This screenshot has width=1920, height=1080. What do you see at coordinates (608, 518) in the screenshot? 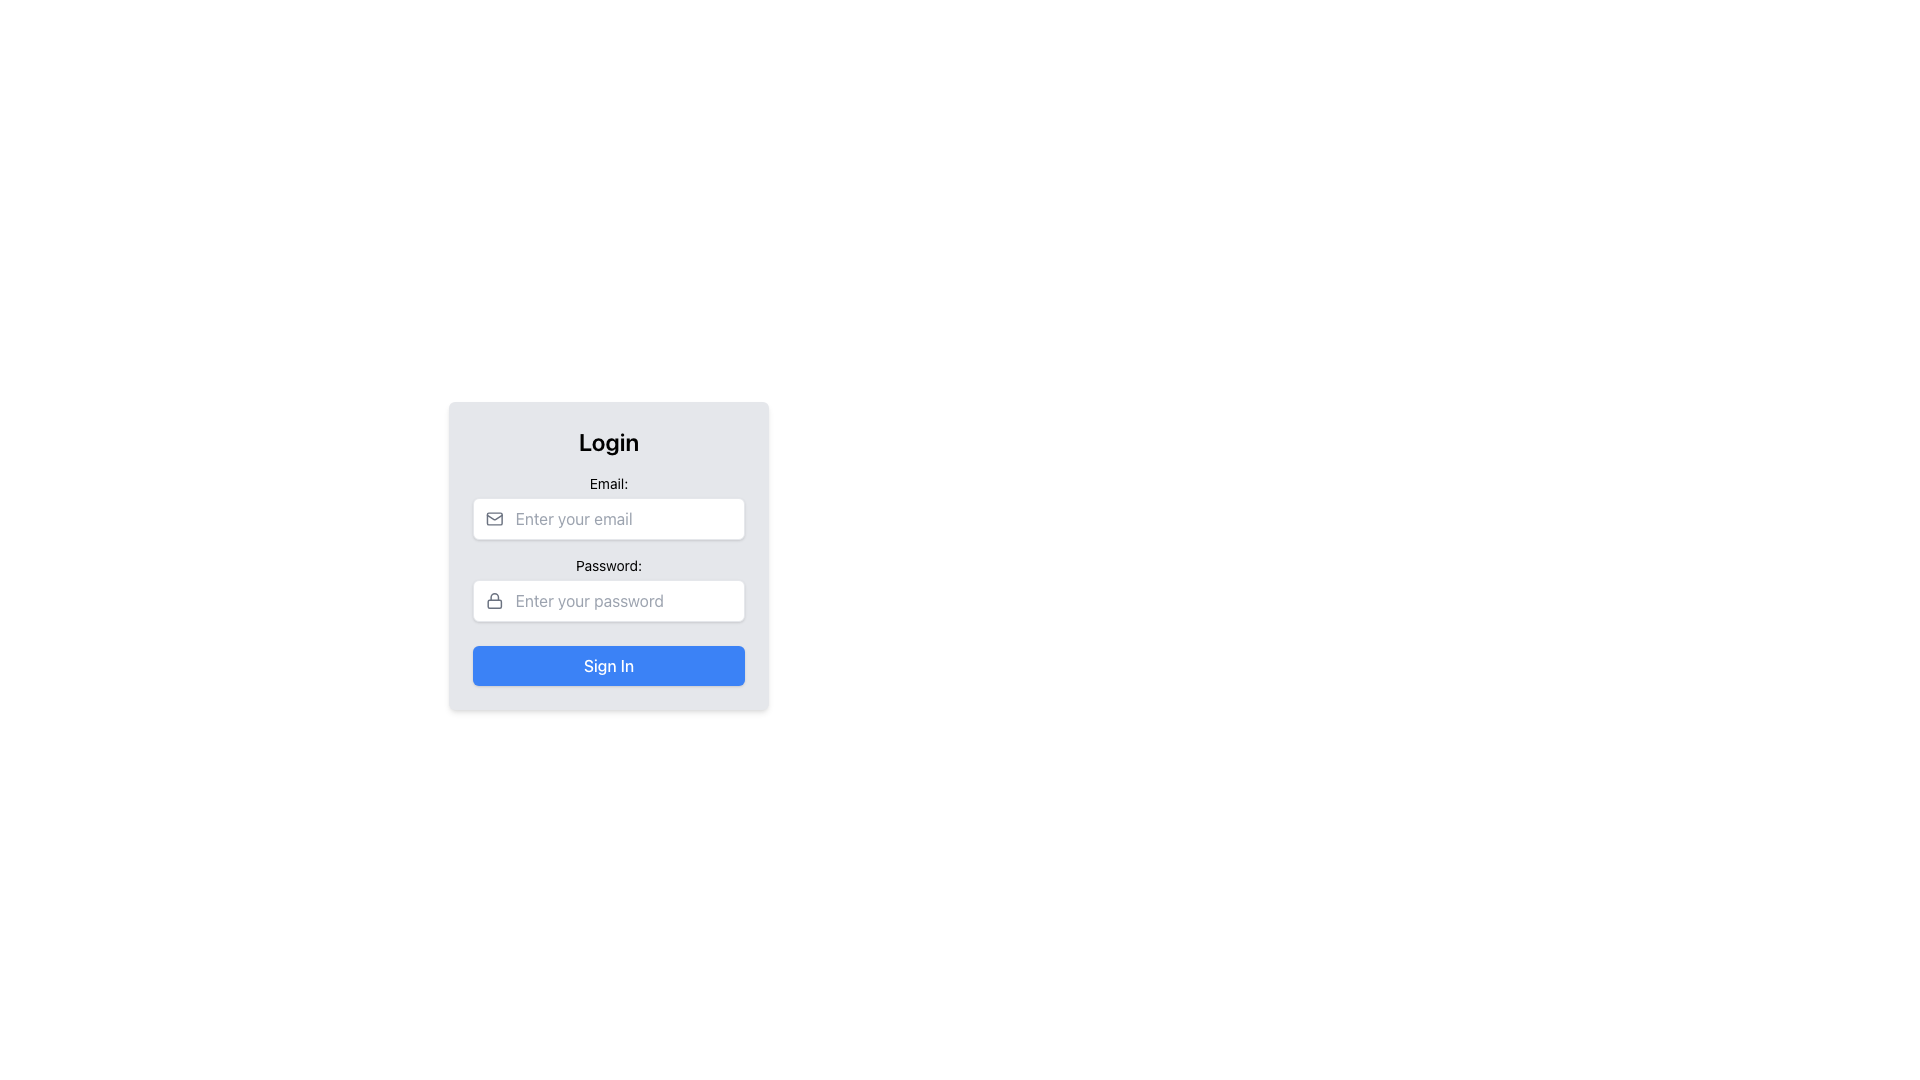
I see `the rectangular input field styled with rounded corners and a shadow effect, which contains an envelope icon and the placeholder text 'Enter your email', located below the 'Email:' label in the 'Login' form` at bounding box center [608, 518].